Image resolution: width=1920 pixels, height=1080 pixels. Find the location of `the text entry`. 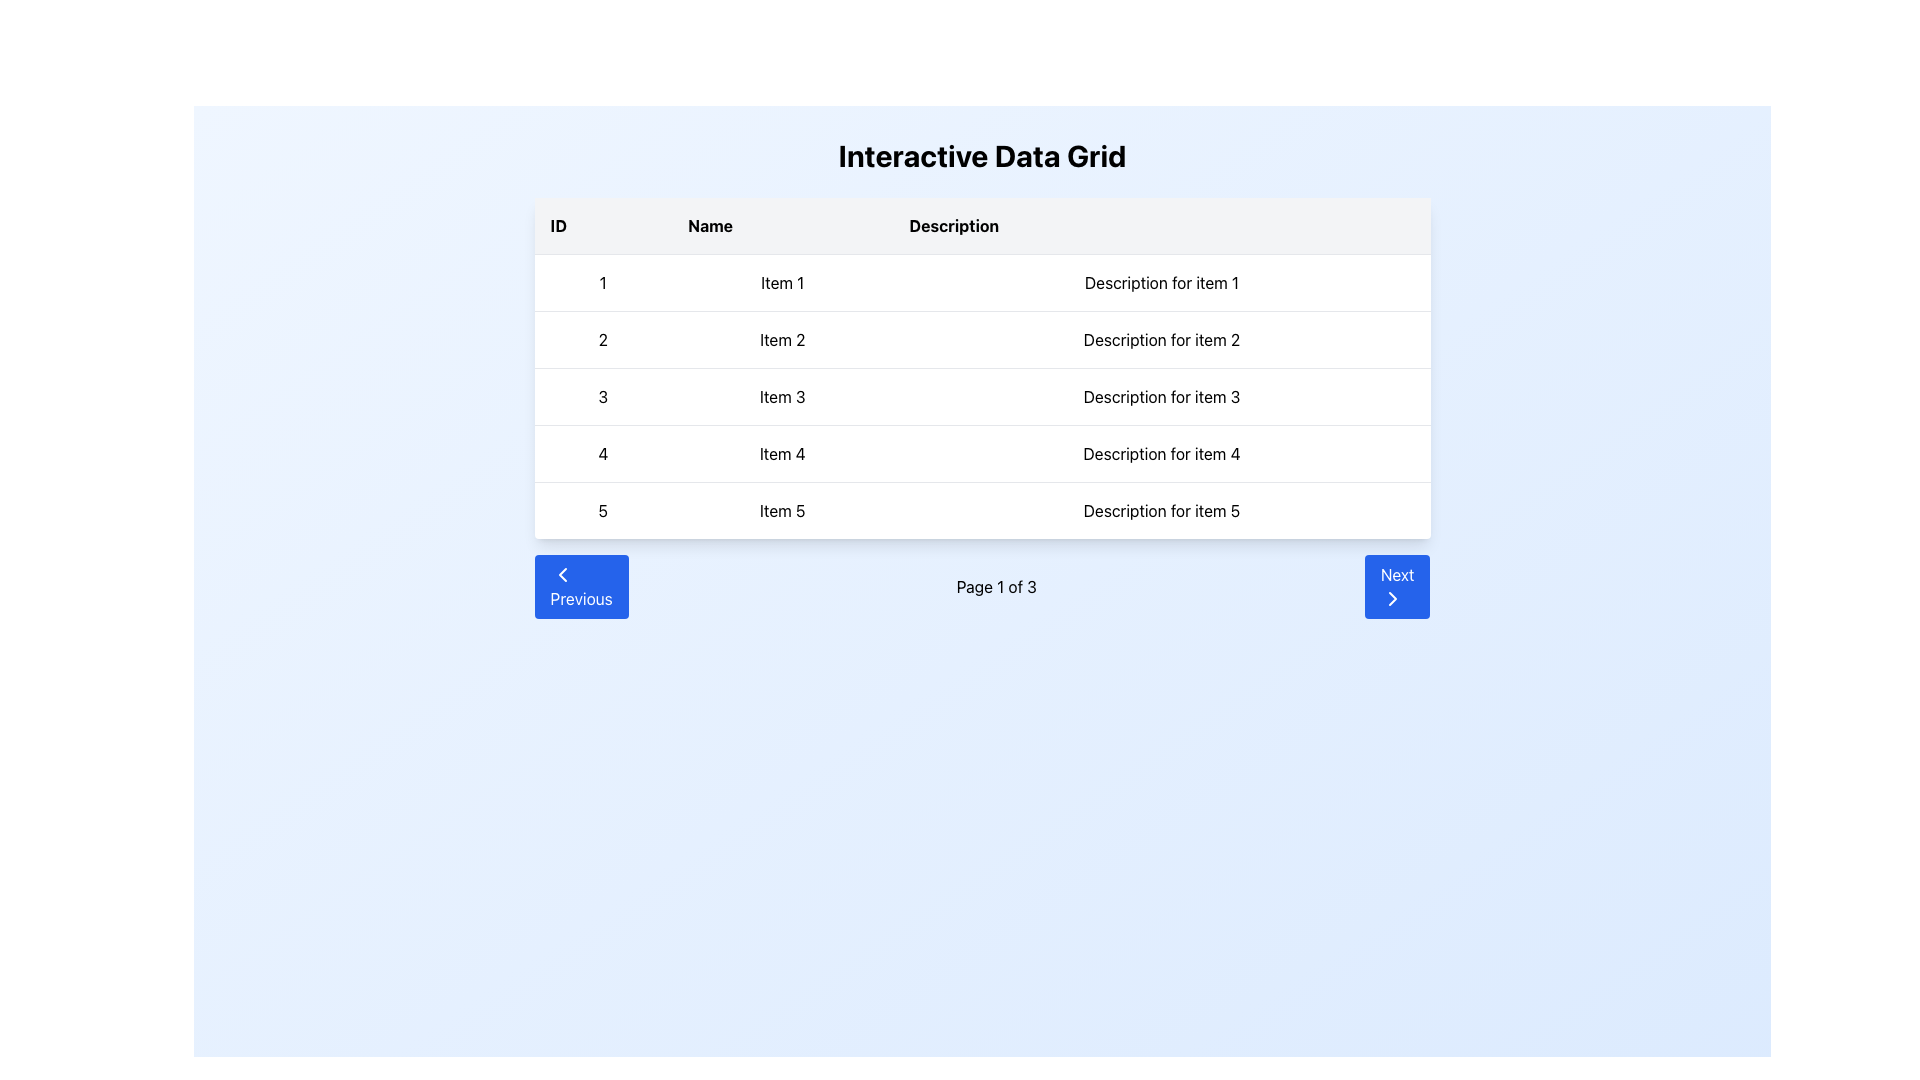

the text entry is located at coordinates (781, 338).